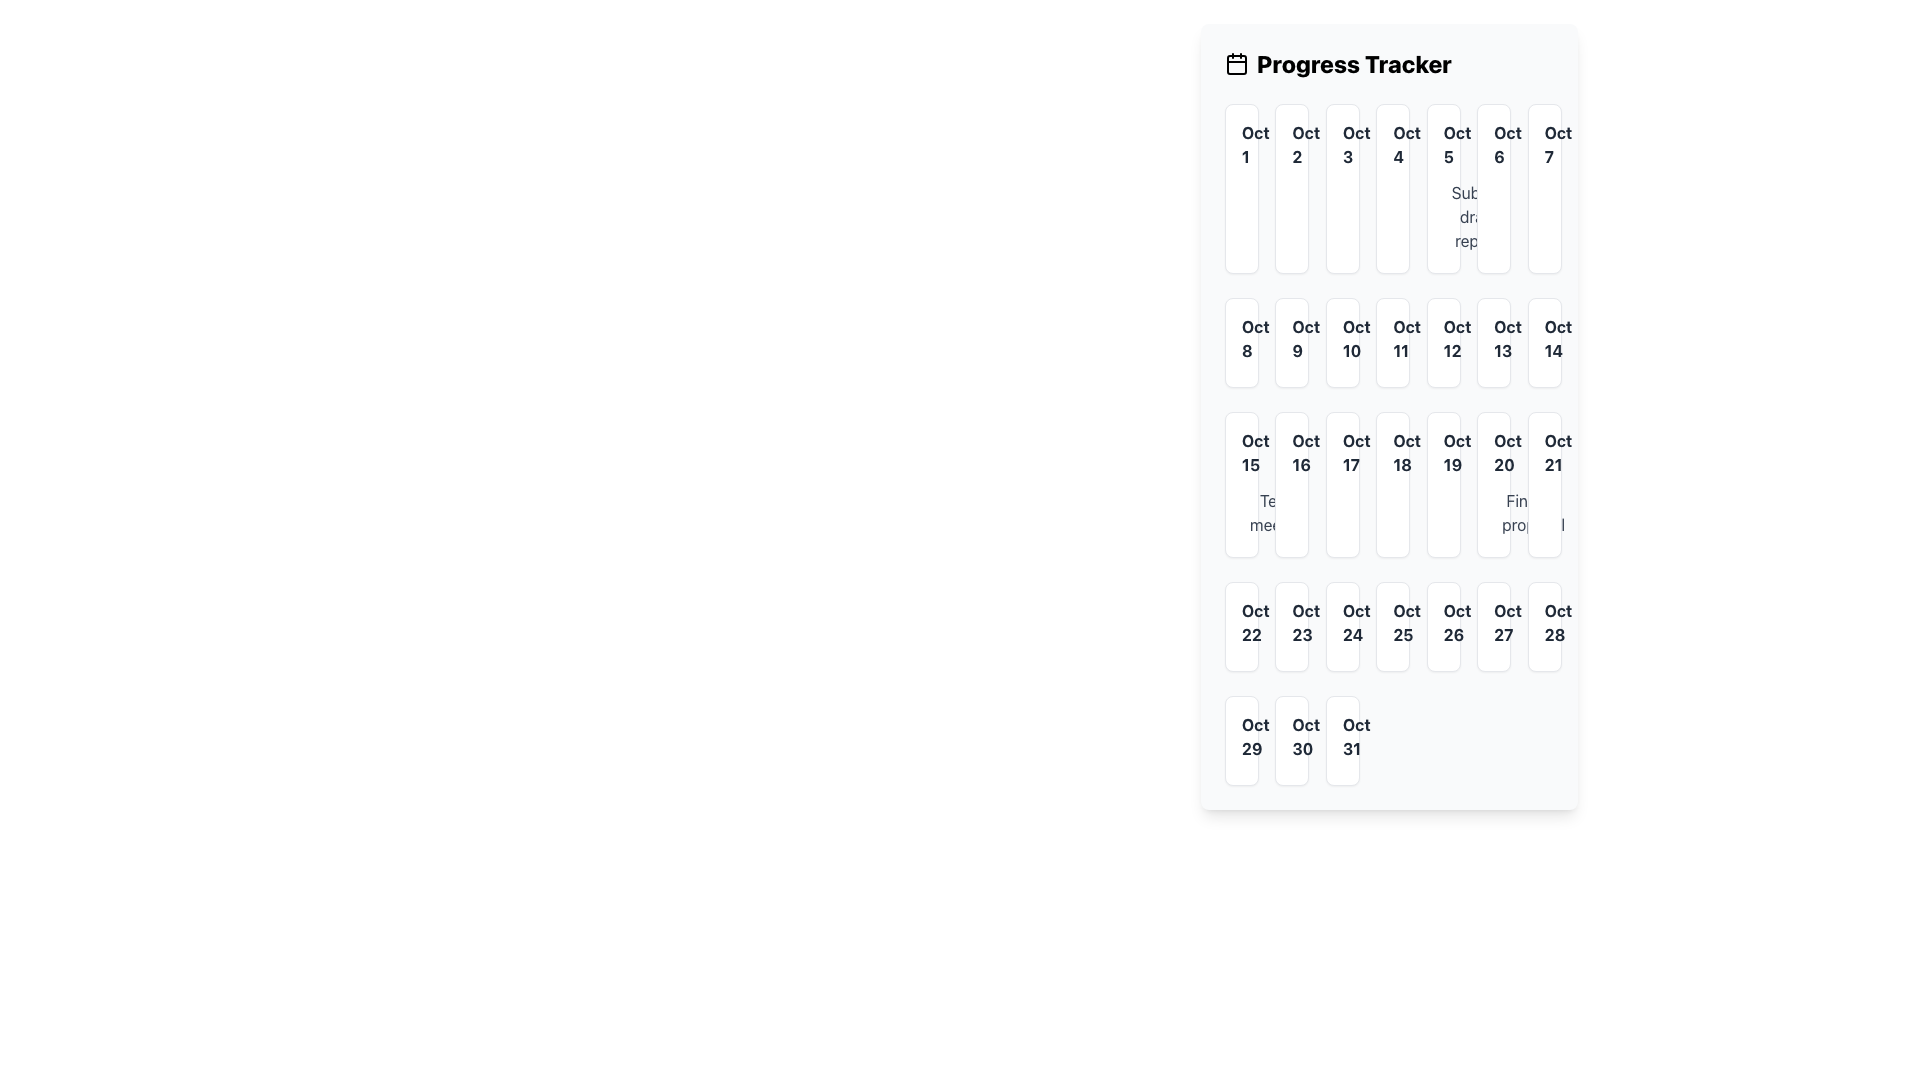 The width and height of the screenshot is (1920, 1080). What do you see at coordinates (1342, 189) in the screenshot?
I see `the date block displaying 'October 3rd' in the calendar interface` at bounding box center [1342, 189].